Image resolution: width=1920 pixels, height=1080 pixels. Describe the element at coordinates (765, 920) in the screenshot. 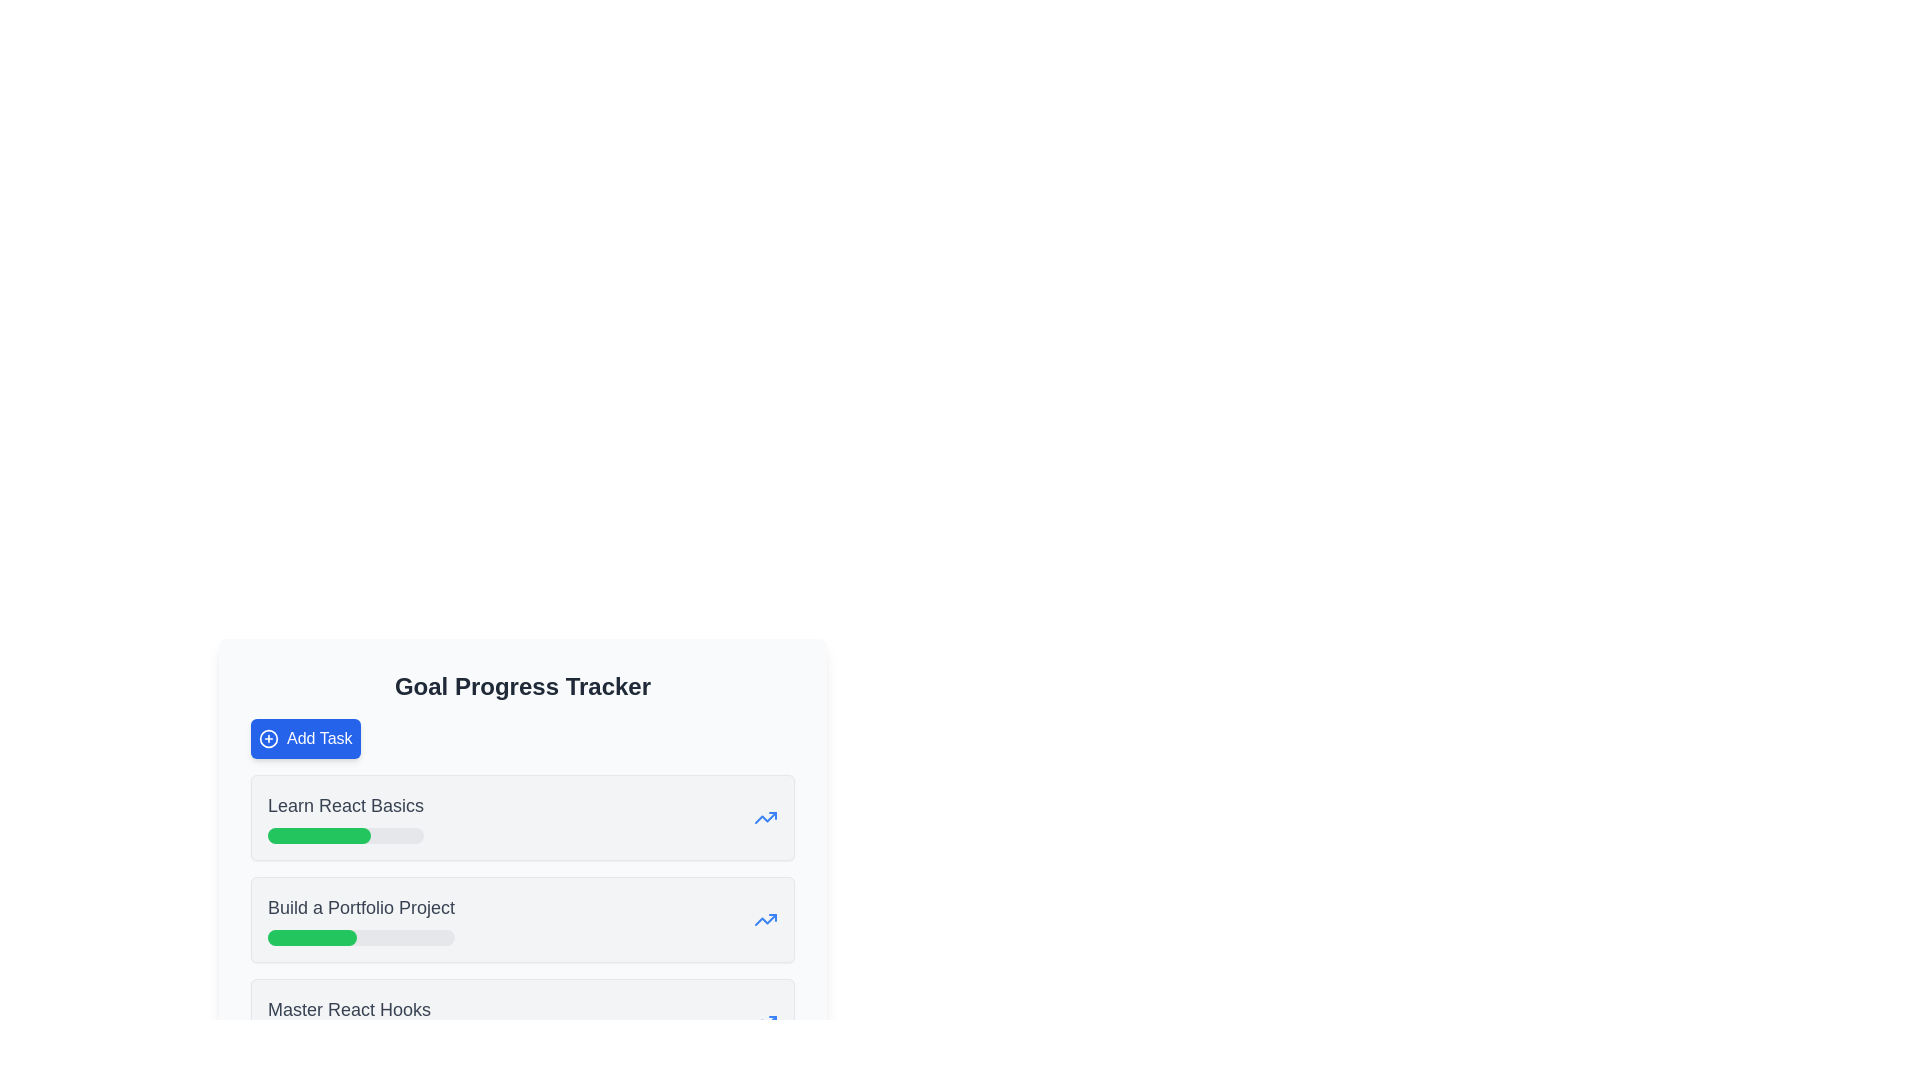

I see `the progress indicator icon located in the rightmost section of the card titled 'Build a Portfolio Project' within the 'Goal Progress Tracker' panel` at that location.